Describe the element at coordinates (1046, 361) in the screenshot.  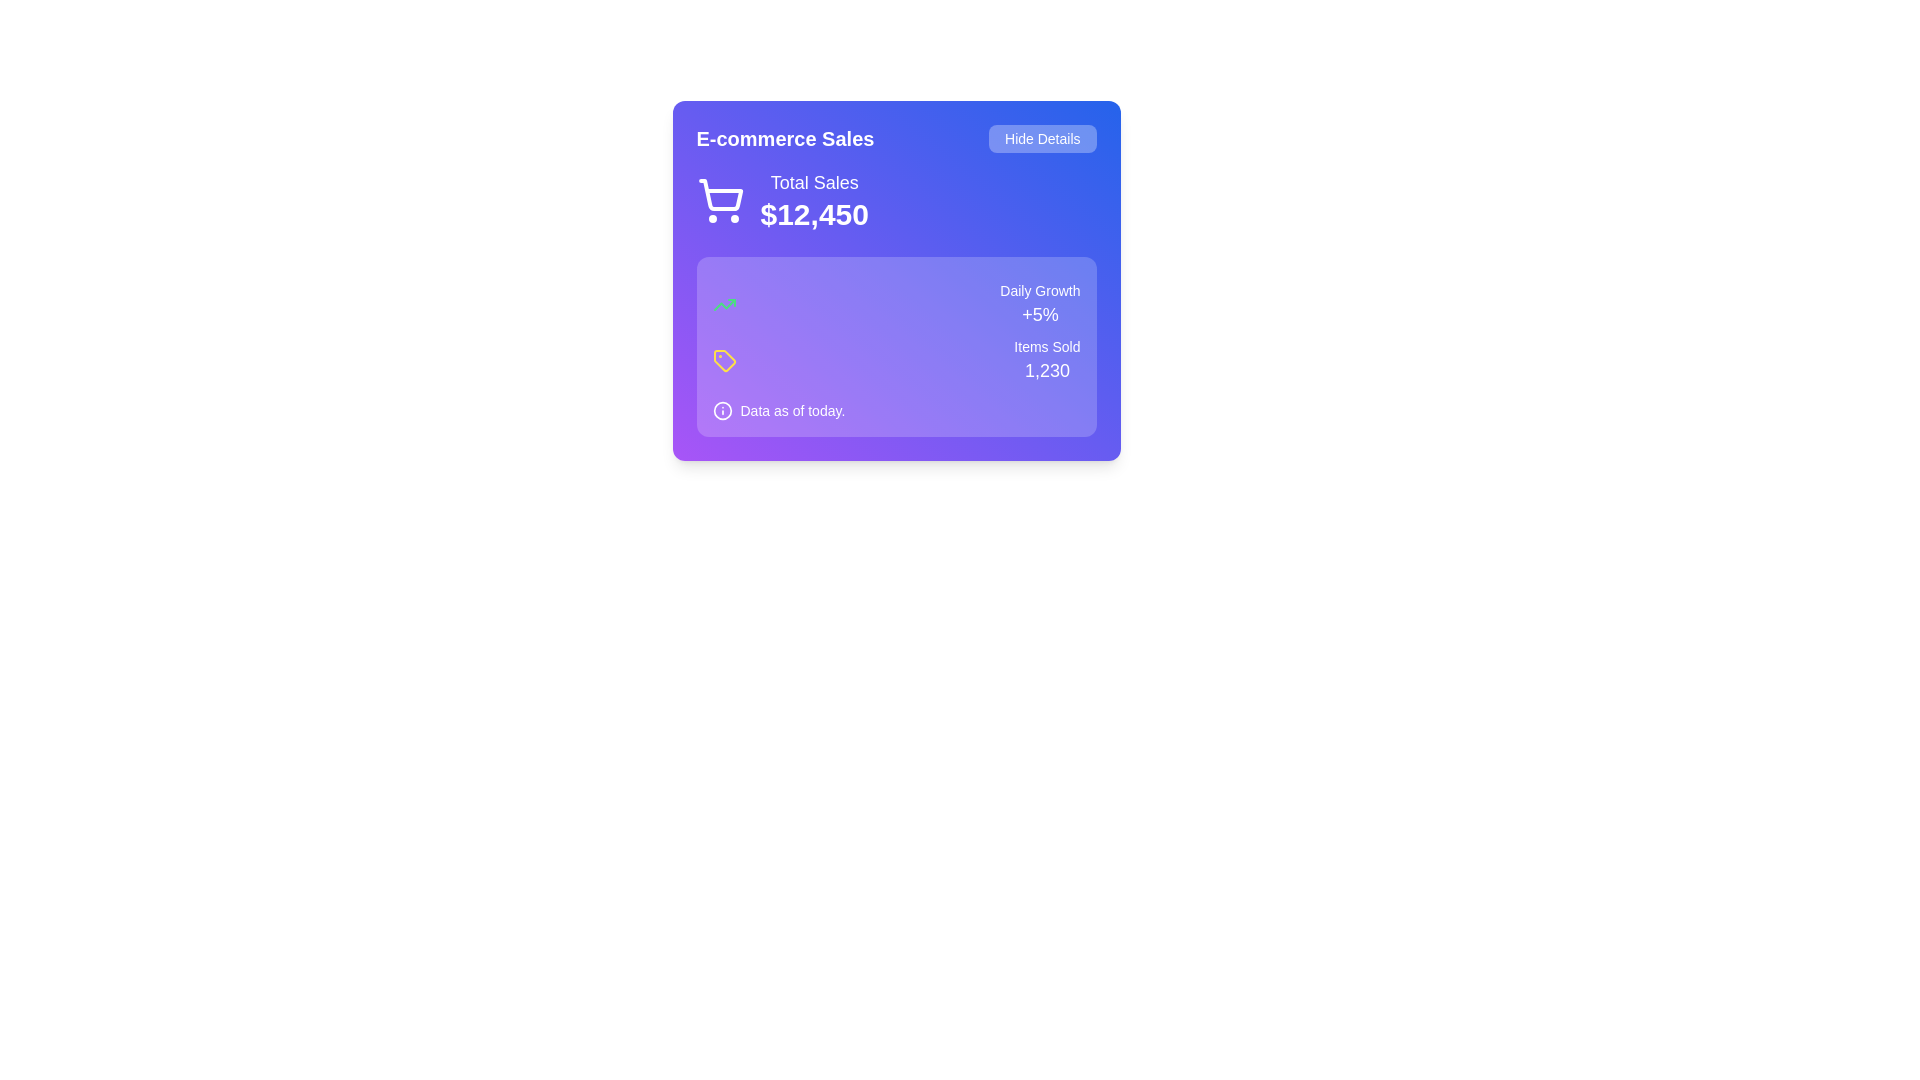
I see `the text block displaying the number of items sold, located in the bottom-right quadrant of the sales analytics interface, beneath the 'Daily Growth +5%' text and to the right of the yellow tag icon` at that location.